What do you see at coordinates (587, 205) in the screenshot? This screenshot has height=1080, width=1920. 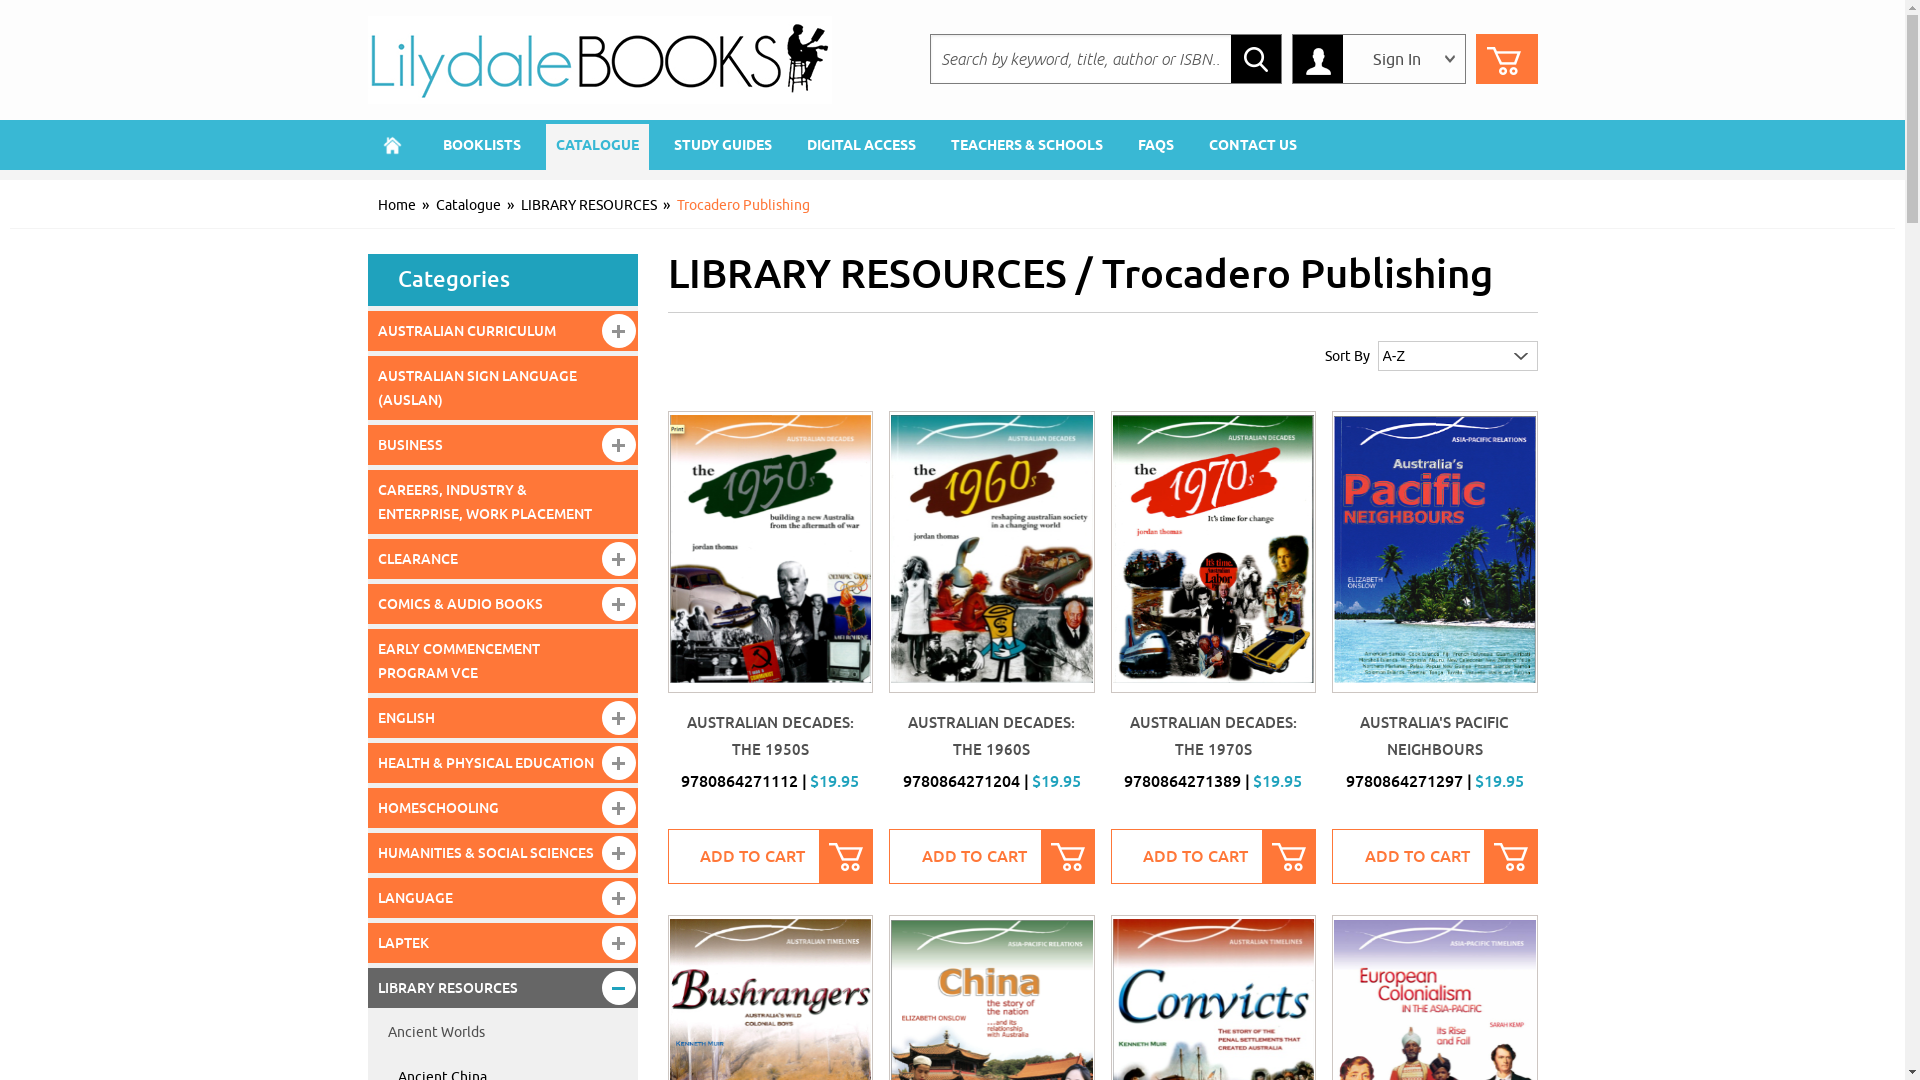 I see `'LIBRARY RESOURCES'` at bounding box center [587, 205].